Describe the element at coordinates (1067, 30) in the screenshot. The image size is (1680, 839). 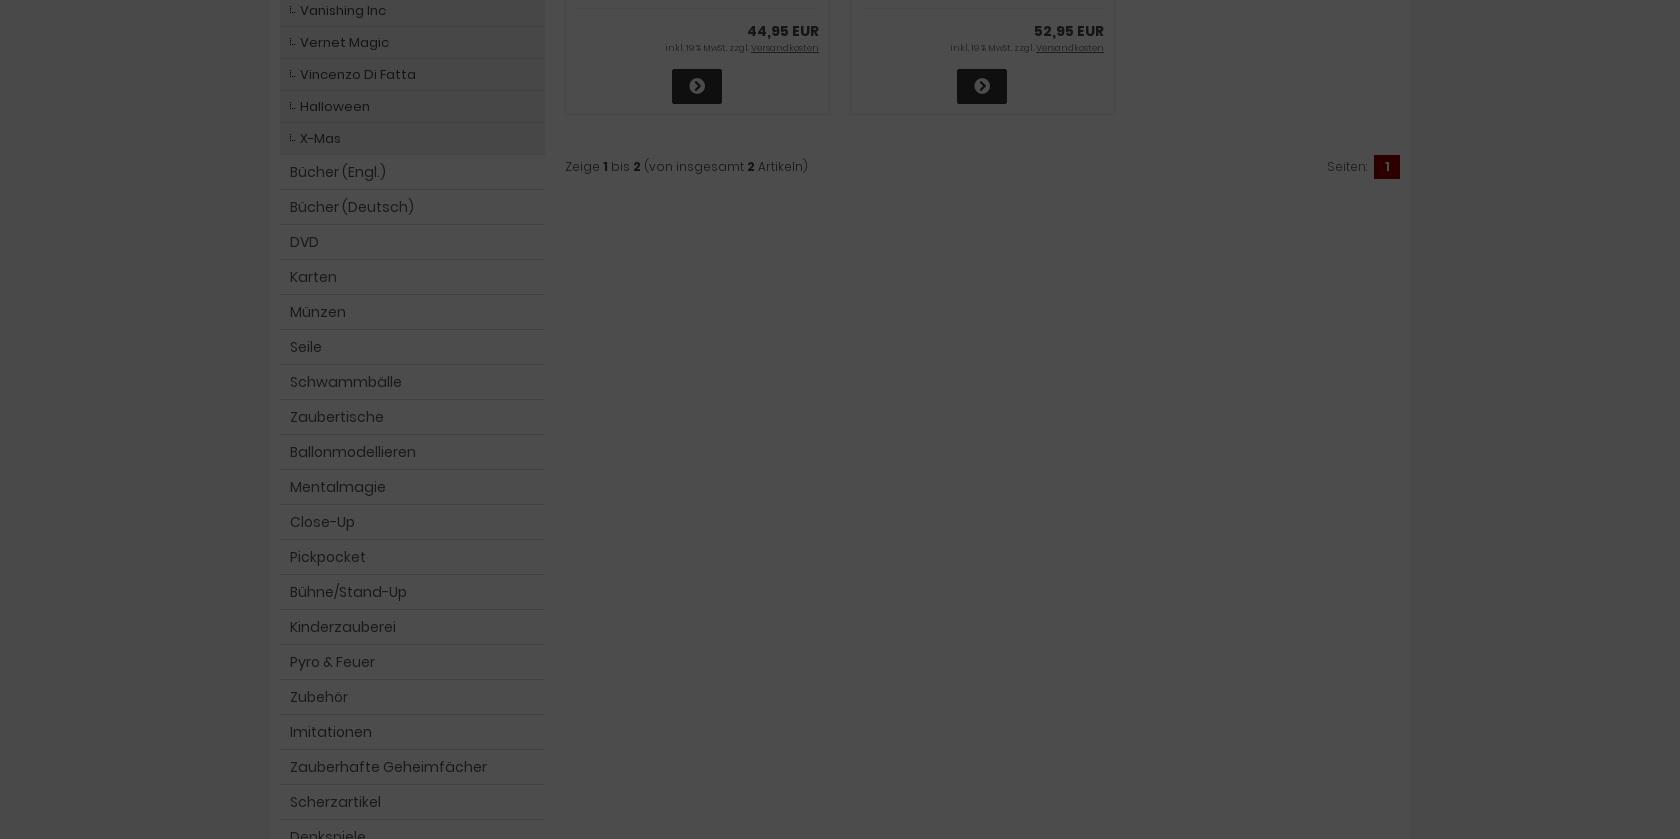
I see `'52,95 EUR'` at that location.